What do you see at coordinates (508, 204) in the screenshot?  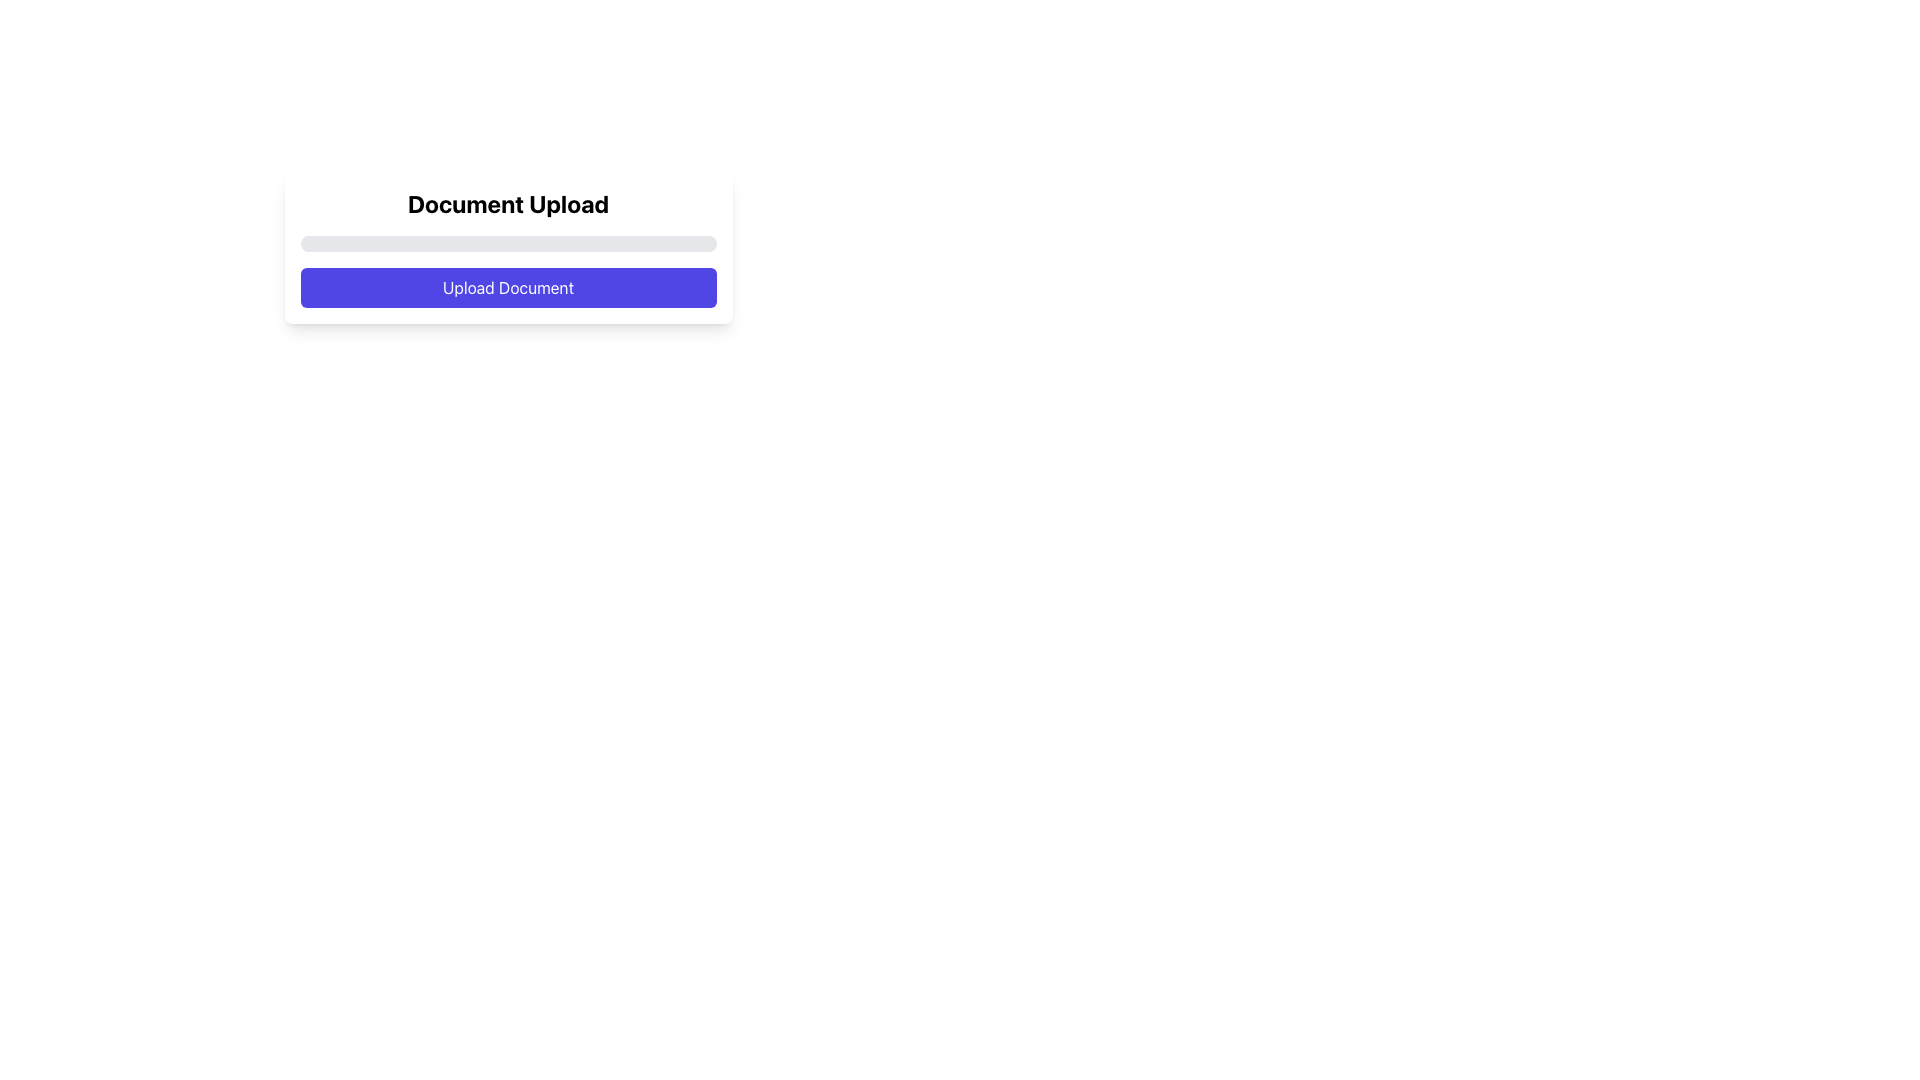 I see `heading text that indicates the section for uploading documents, located above the progress bar and 'Upload Document' button` at bounding box center [508, 204].